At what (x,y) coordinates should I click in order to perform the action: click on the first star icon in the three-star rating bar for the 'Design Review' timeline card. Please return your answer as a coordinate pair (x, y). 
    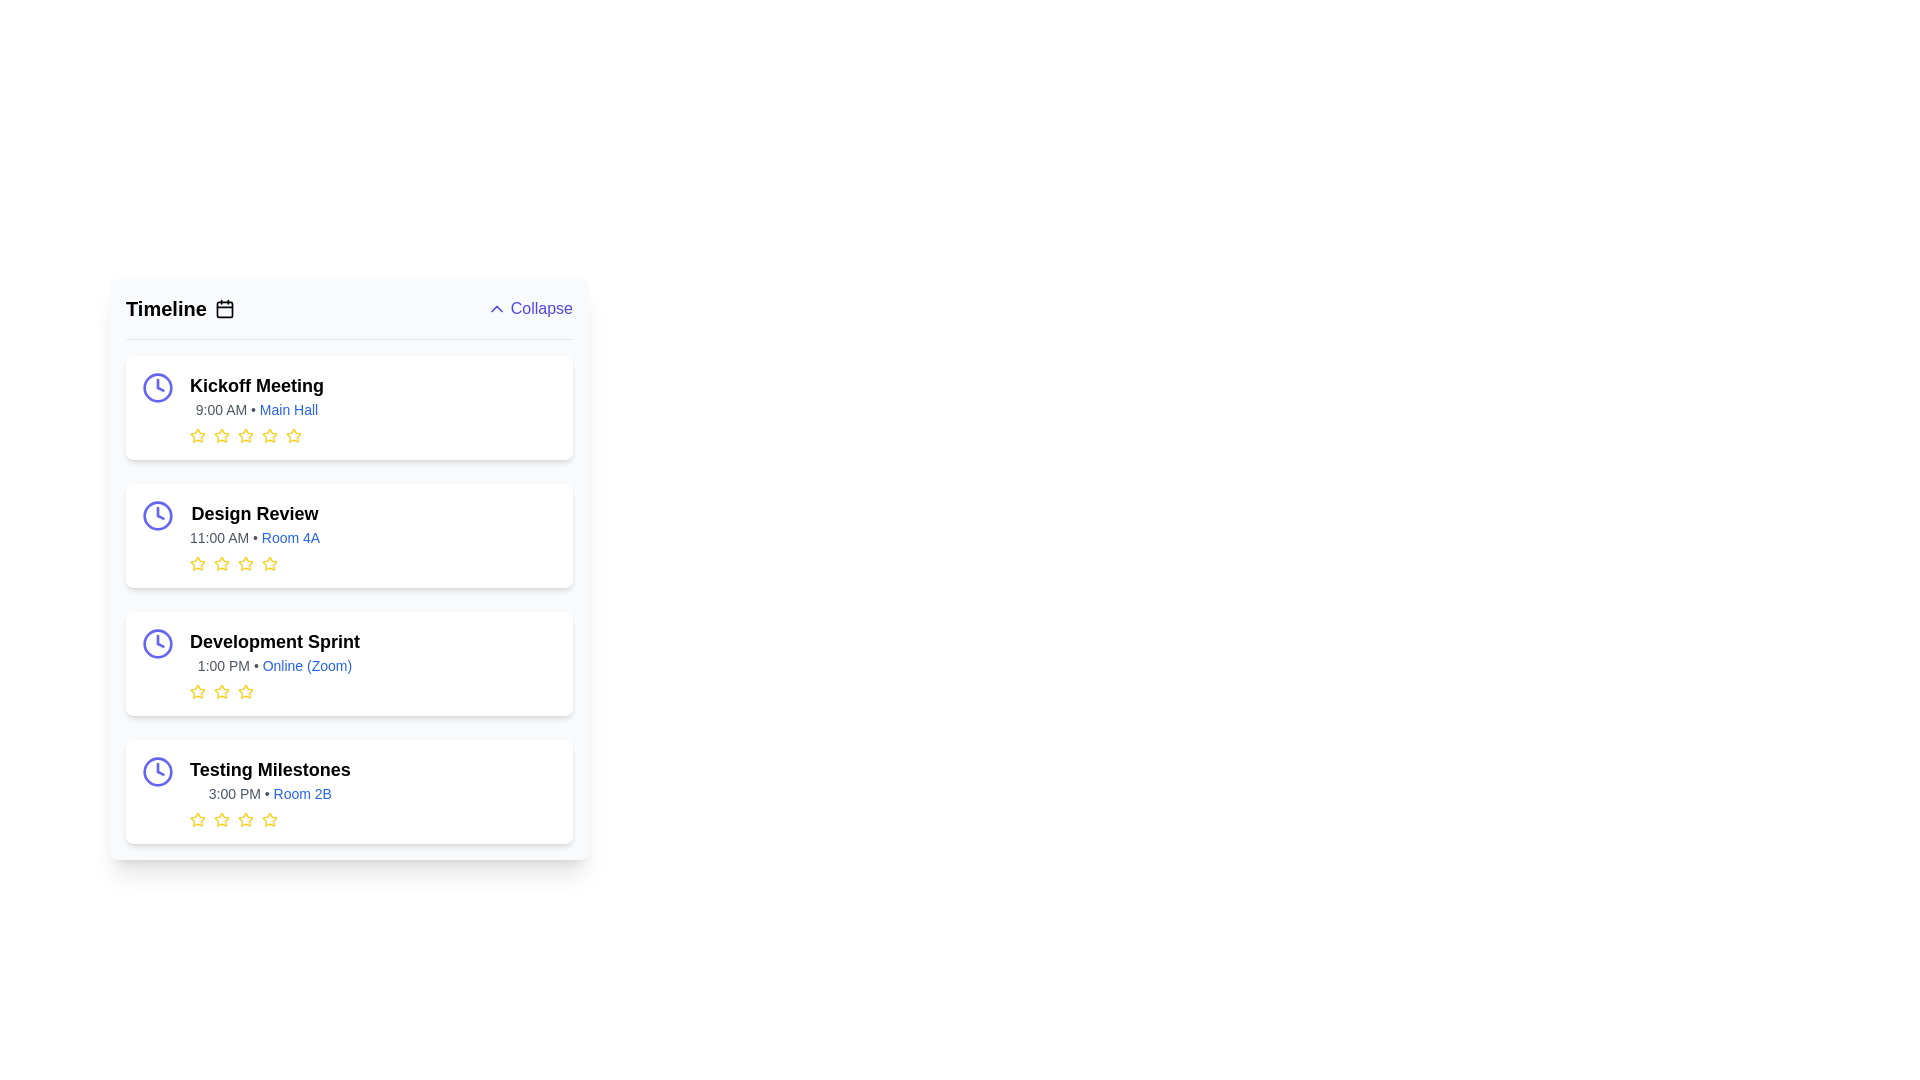
    Looking at the image, I should click on (221, 563).